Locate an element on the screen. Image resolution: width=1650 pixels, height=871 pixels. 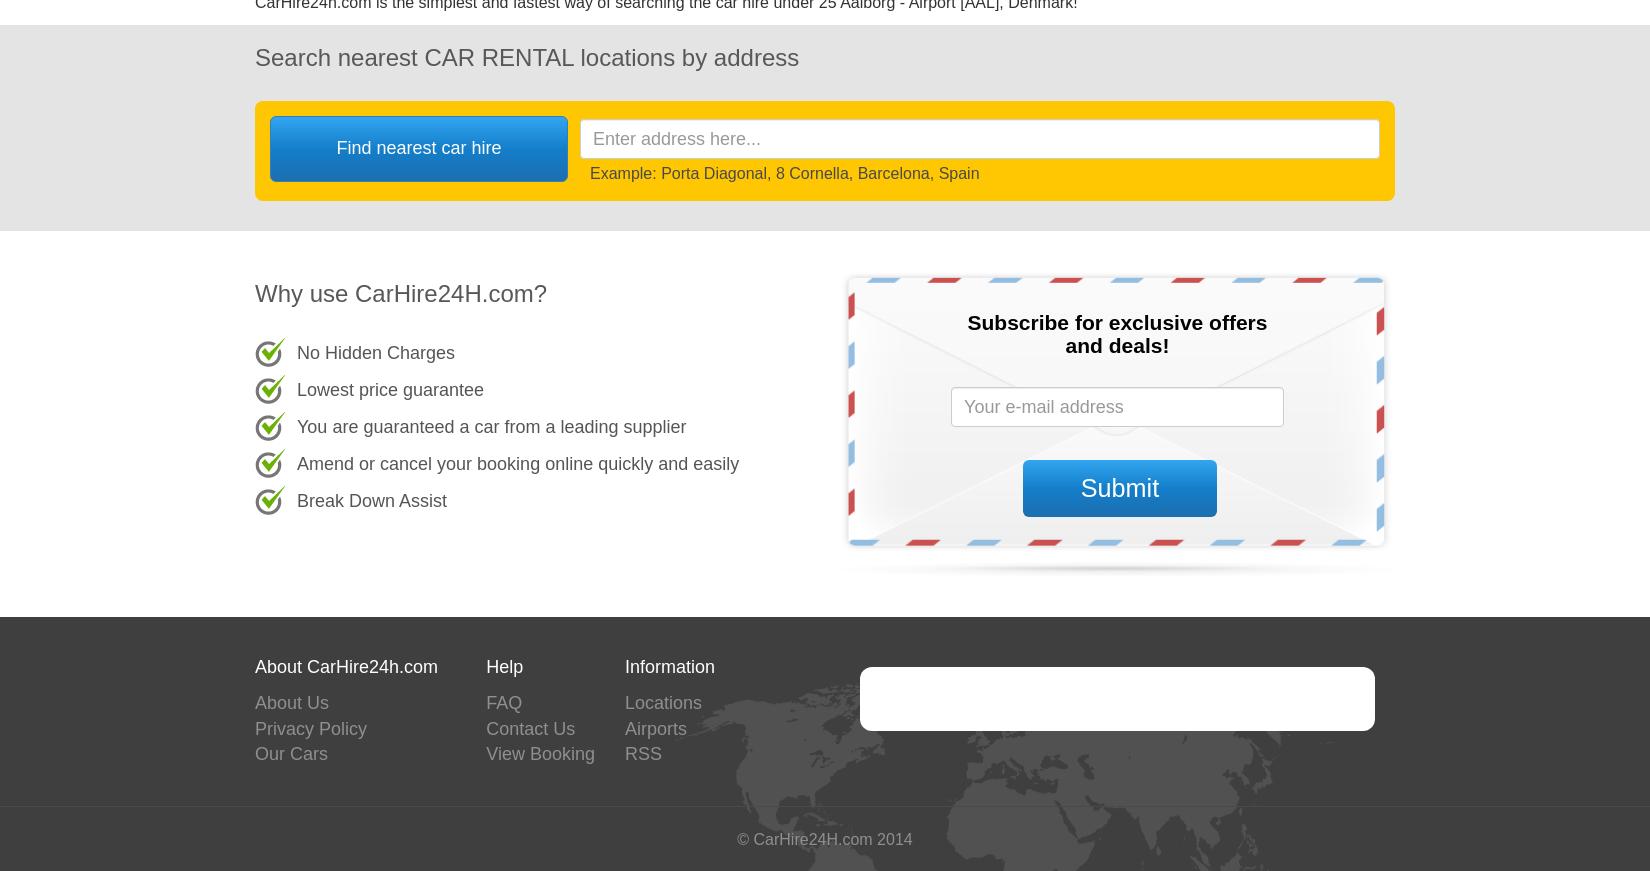
'Help' is located at coordinates (484, 666).